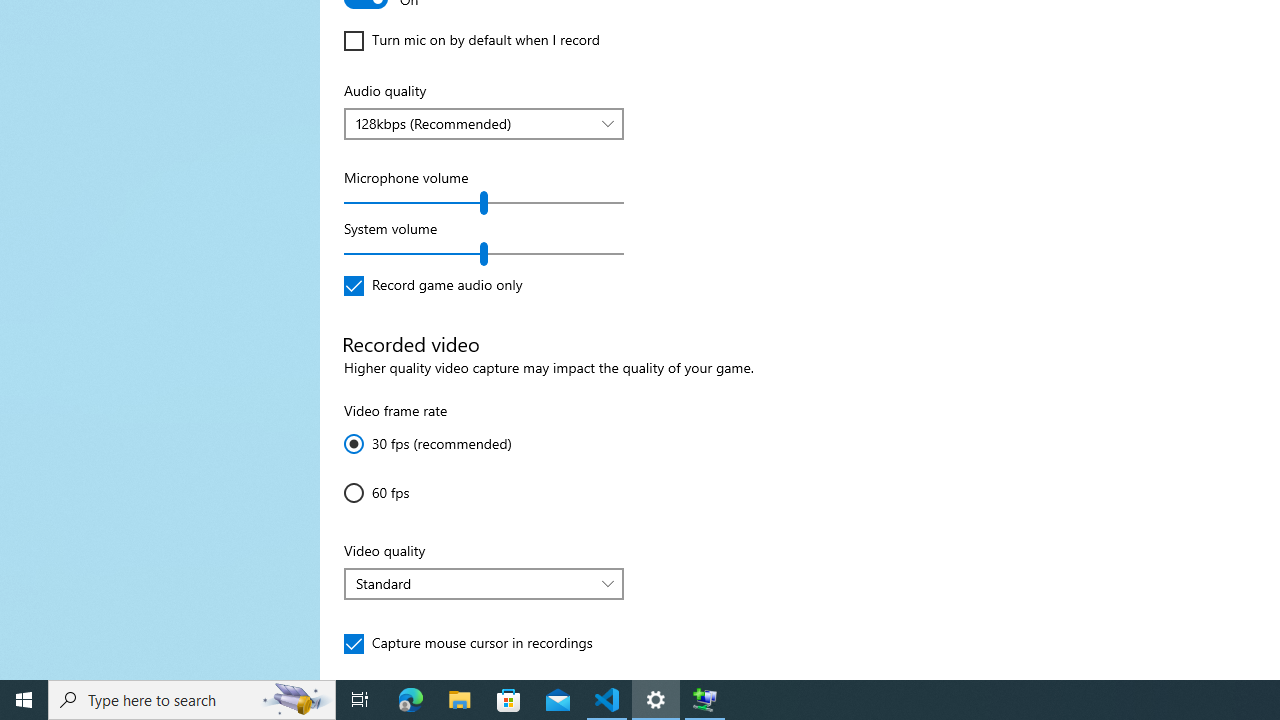 This screenshot has width=1280, height=720. I want to click on '60 fps', so click(402, 492).